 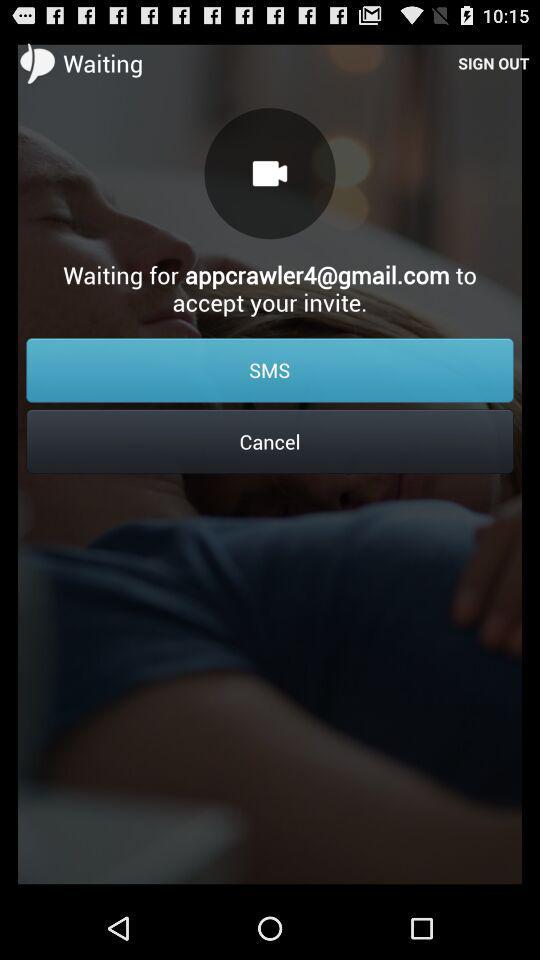 What do you see at coordinates (270, 441) in the screenshot?
I see `cancel icon` at bounding box center [270, 441].